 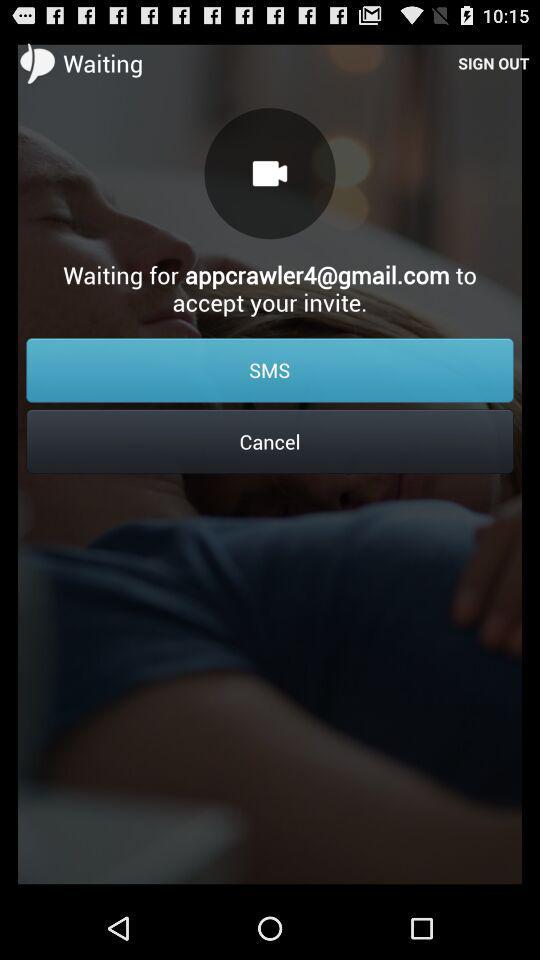 What do you see at coordinates (270, 441) in the screenshot?
I see `cancel icon` at bounding box center [270, 441].